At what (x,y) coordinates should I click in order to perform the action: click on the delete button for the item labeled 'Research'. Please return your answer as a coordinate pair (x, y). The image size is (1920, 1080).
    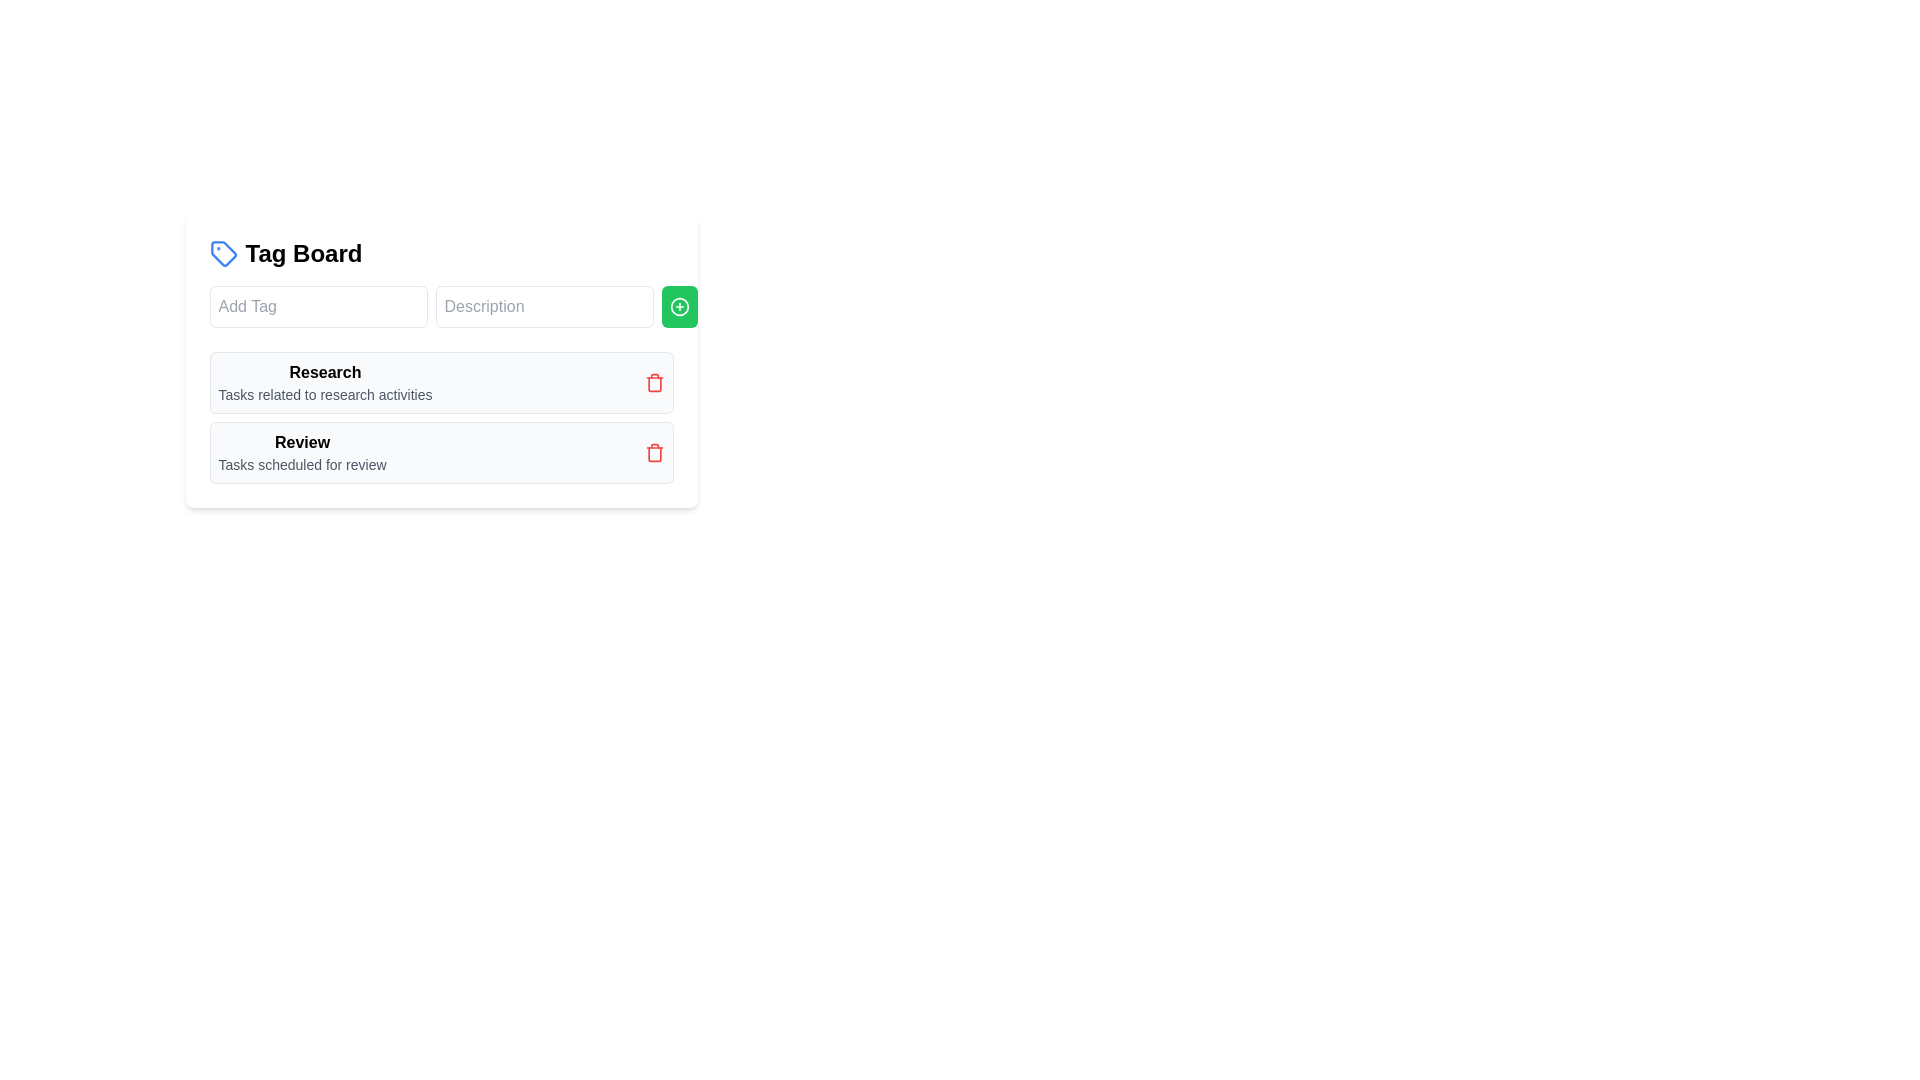
    Looking at the image, I should click on (654, 382).